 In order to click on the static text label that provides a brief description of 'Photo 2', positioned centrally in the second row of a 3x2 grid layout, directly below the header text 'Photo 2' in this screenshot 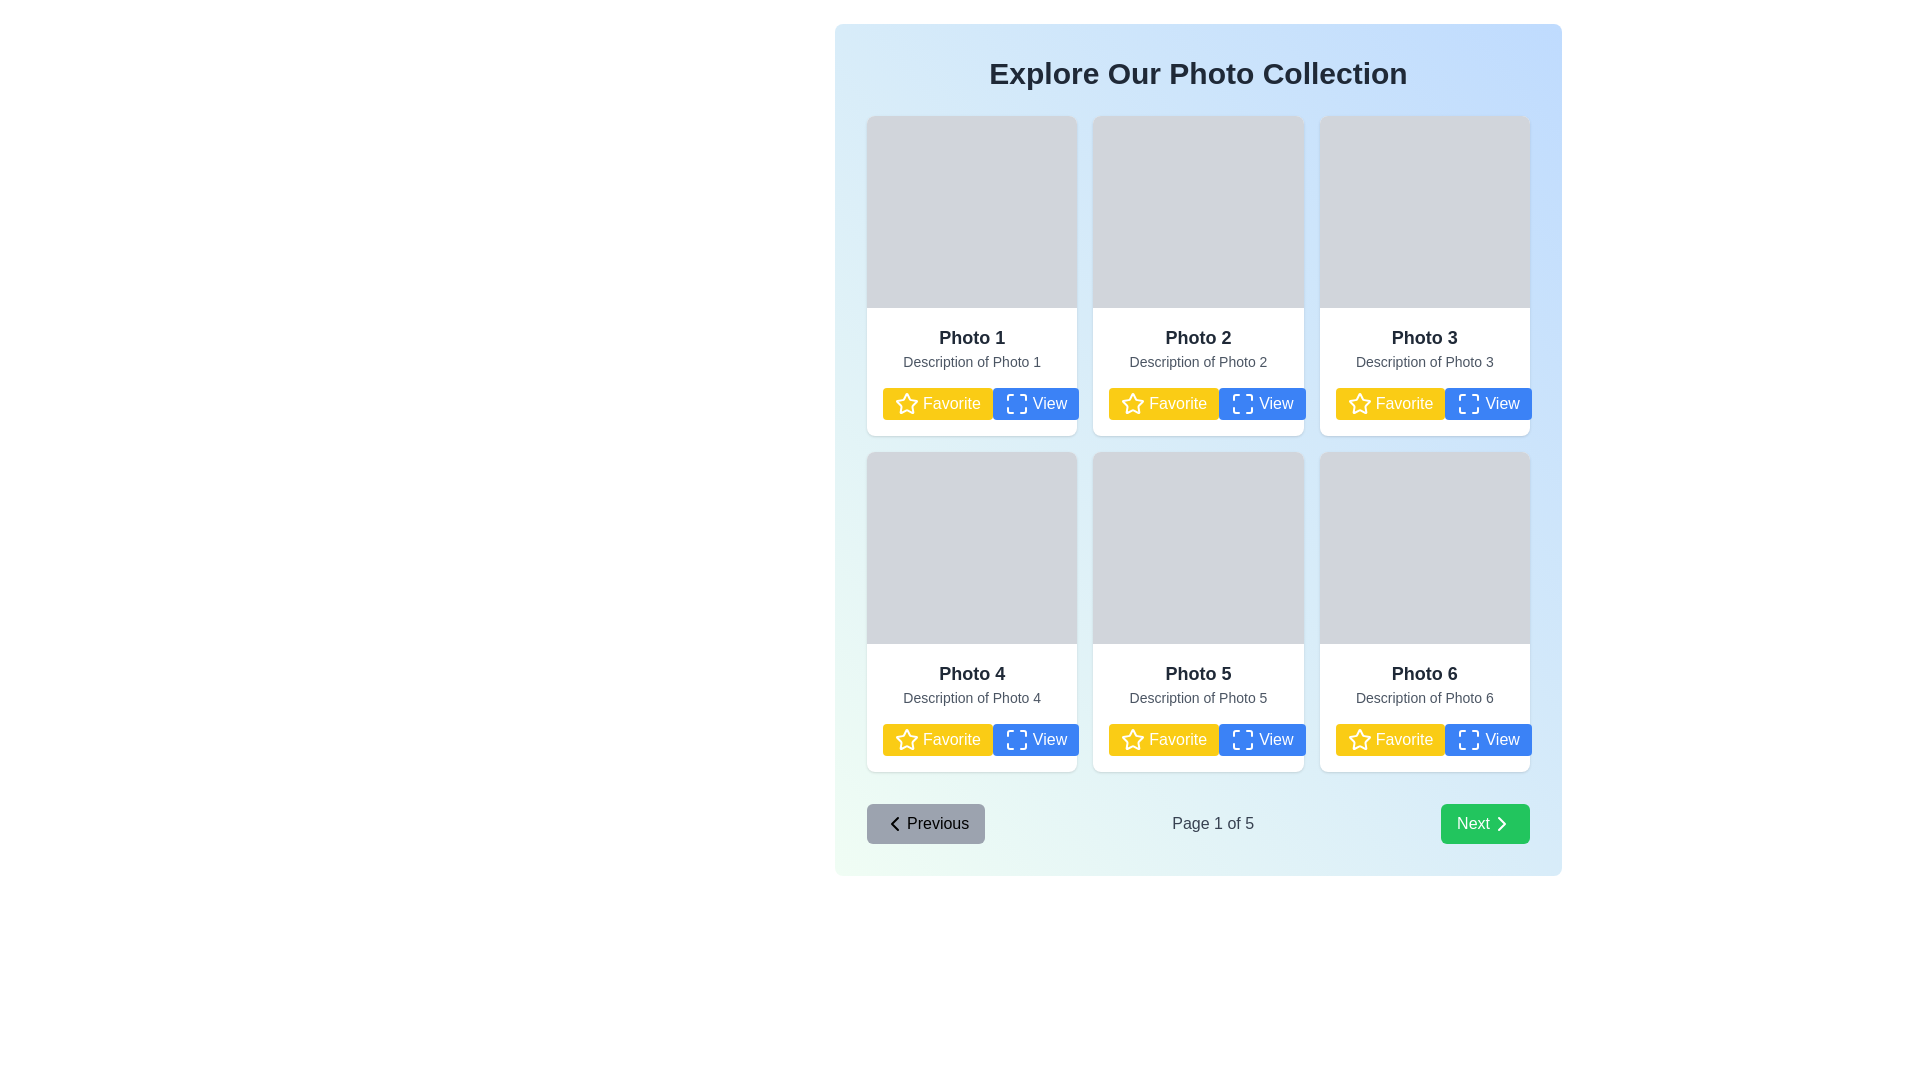, I will do `click(1198, 362)`.